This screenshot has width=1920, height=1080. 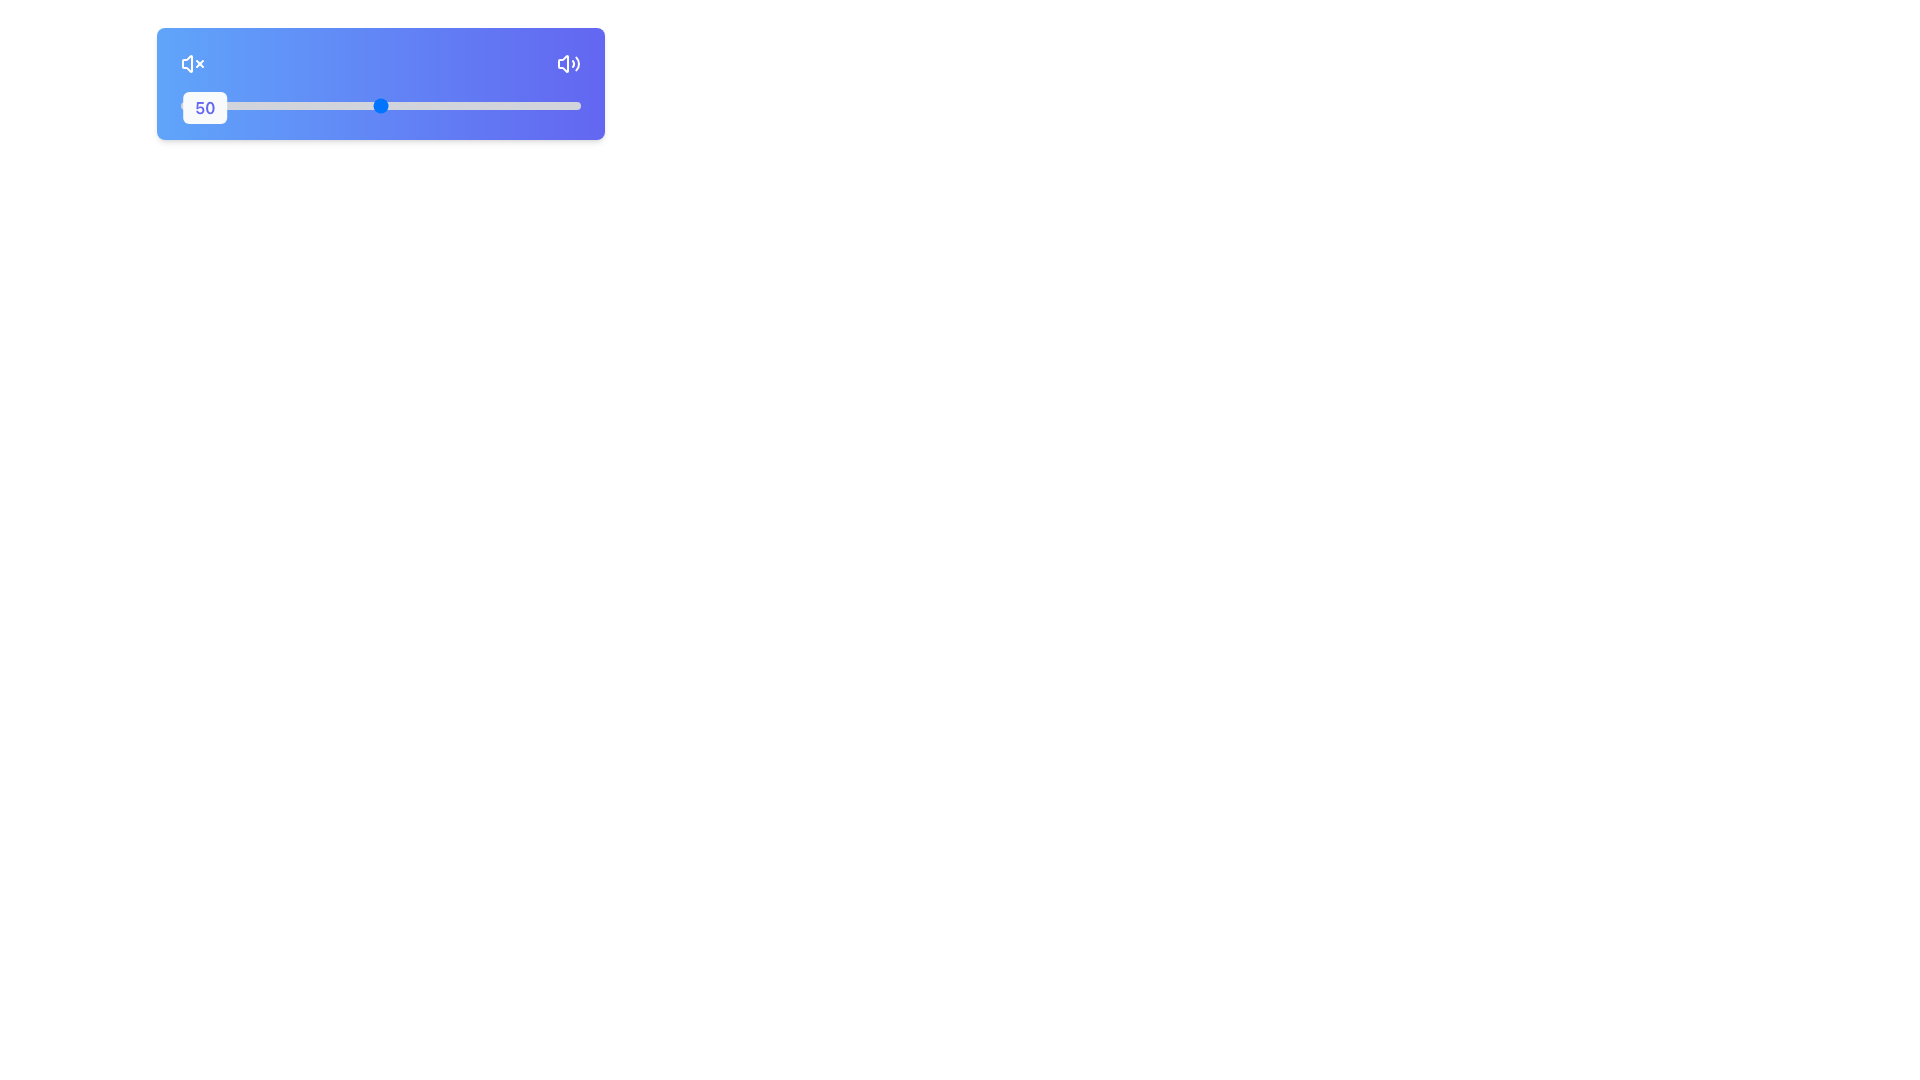 What do you see at coordinates (407, 105) in the screenshot?
I see `the slider value` at bounding box center [407, 105].